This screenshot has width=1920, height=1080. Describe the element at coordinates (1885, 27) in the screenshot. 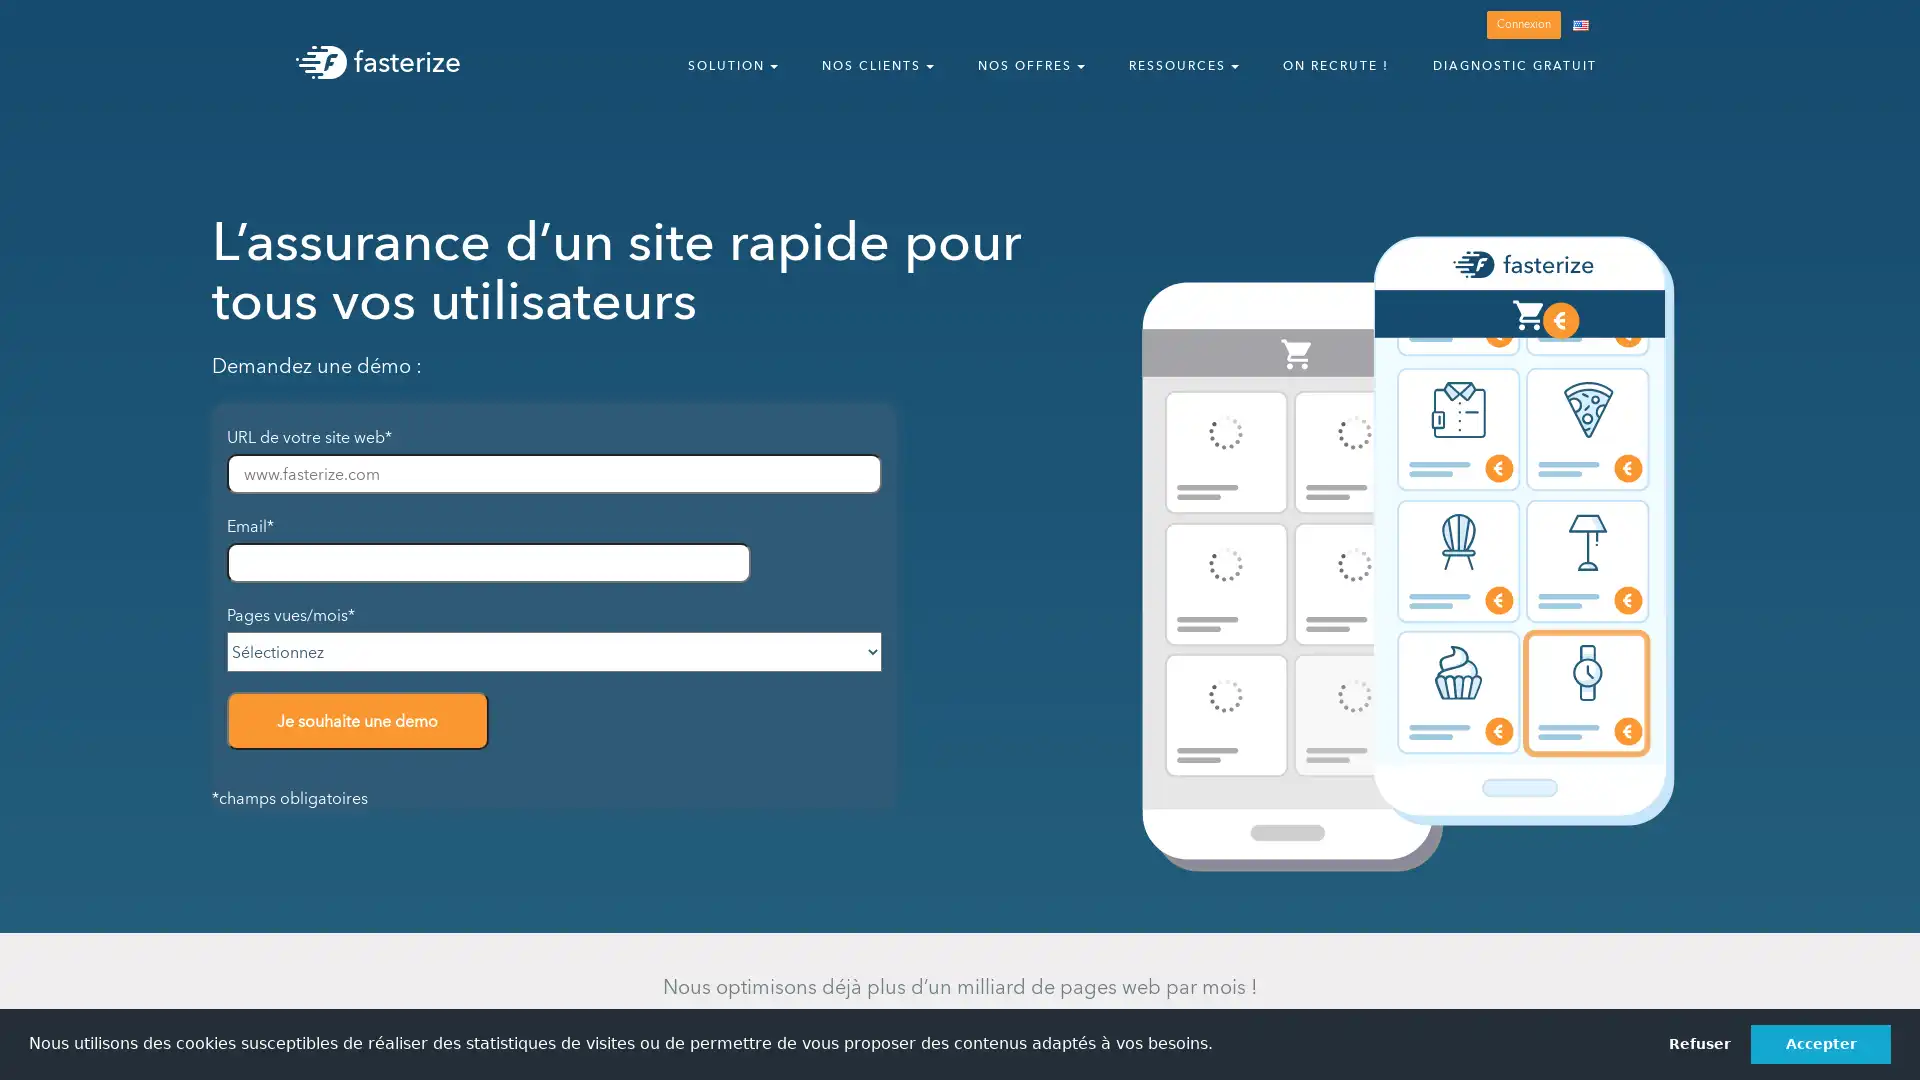

I see `Fermer` at that location.